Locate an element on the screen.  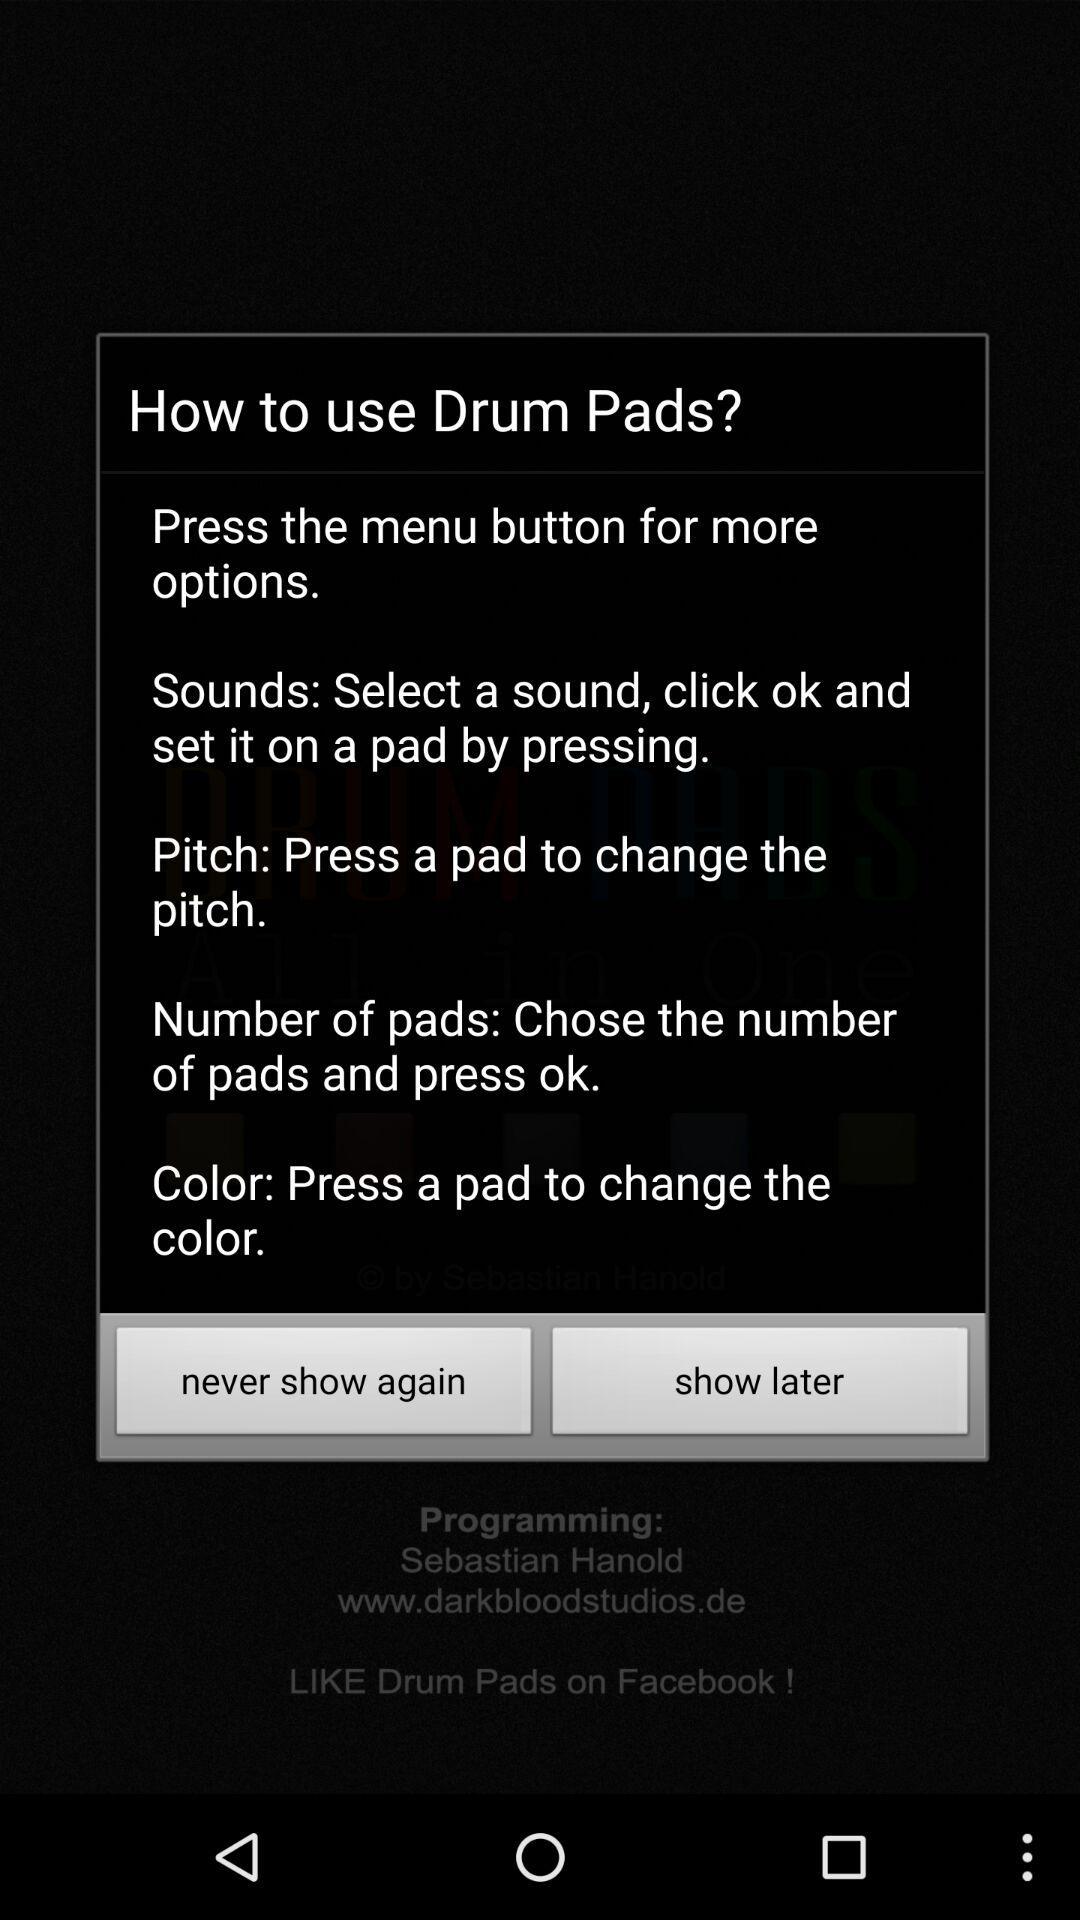
button at the bottom left corner is located at coordinates (323, 1385).